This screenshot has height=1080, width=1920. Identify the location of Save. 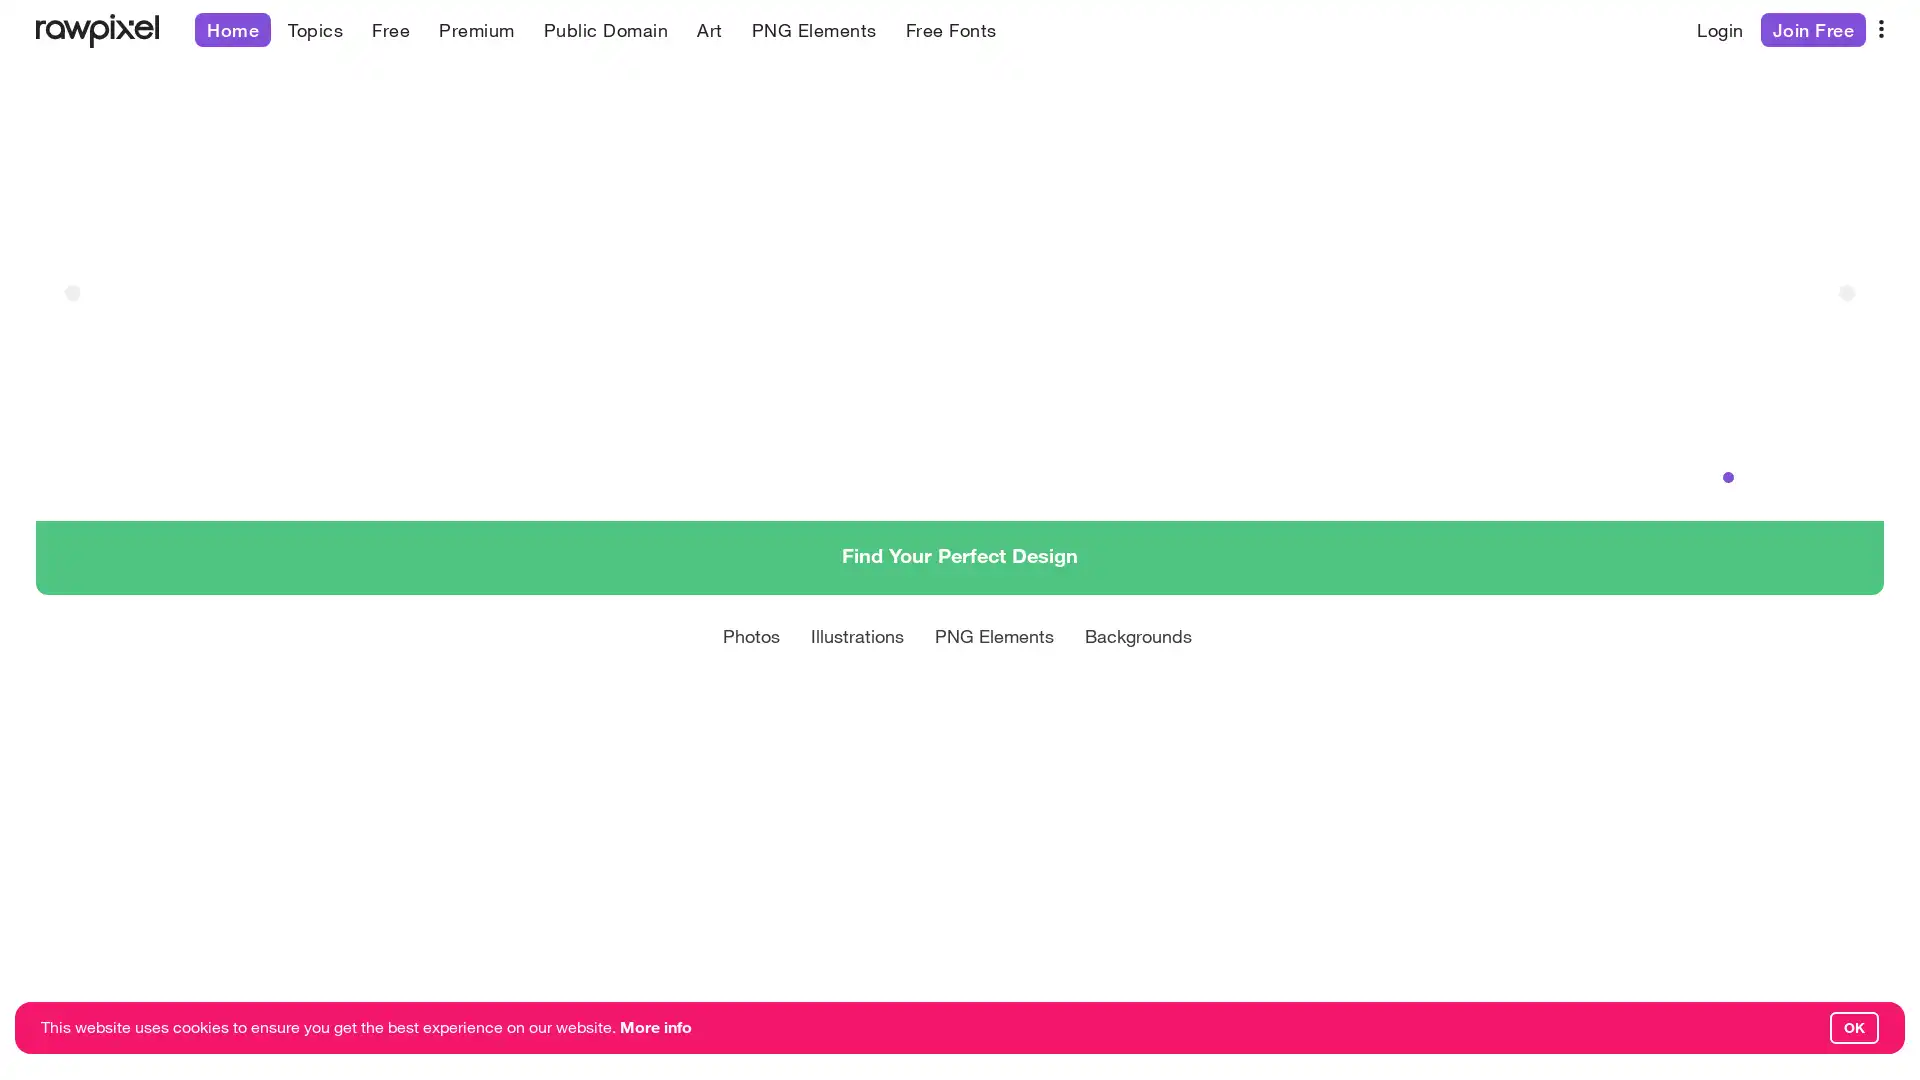
(556, 1014).